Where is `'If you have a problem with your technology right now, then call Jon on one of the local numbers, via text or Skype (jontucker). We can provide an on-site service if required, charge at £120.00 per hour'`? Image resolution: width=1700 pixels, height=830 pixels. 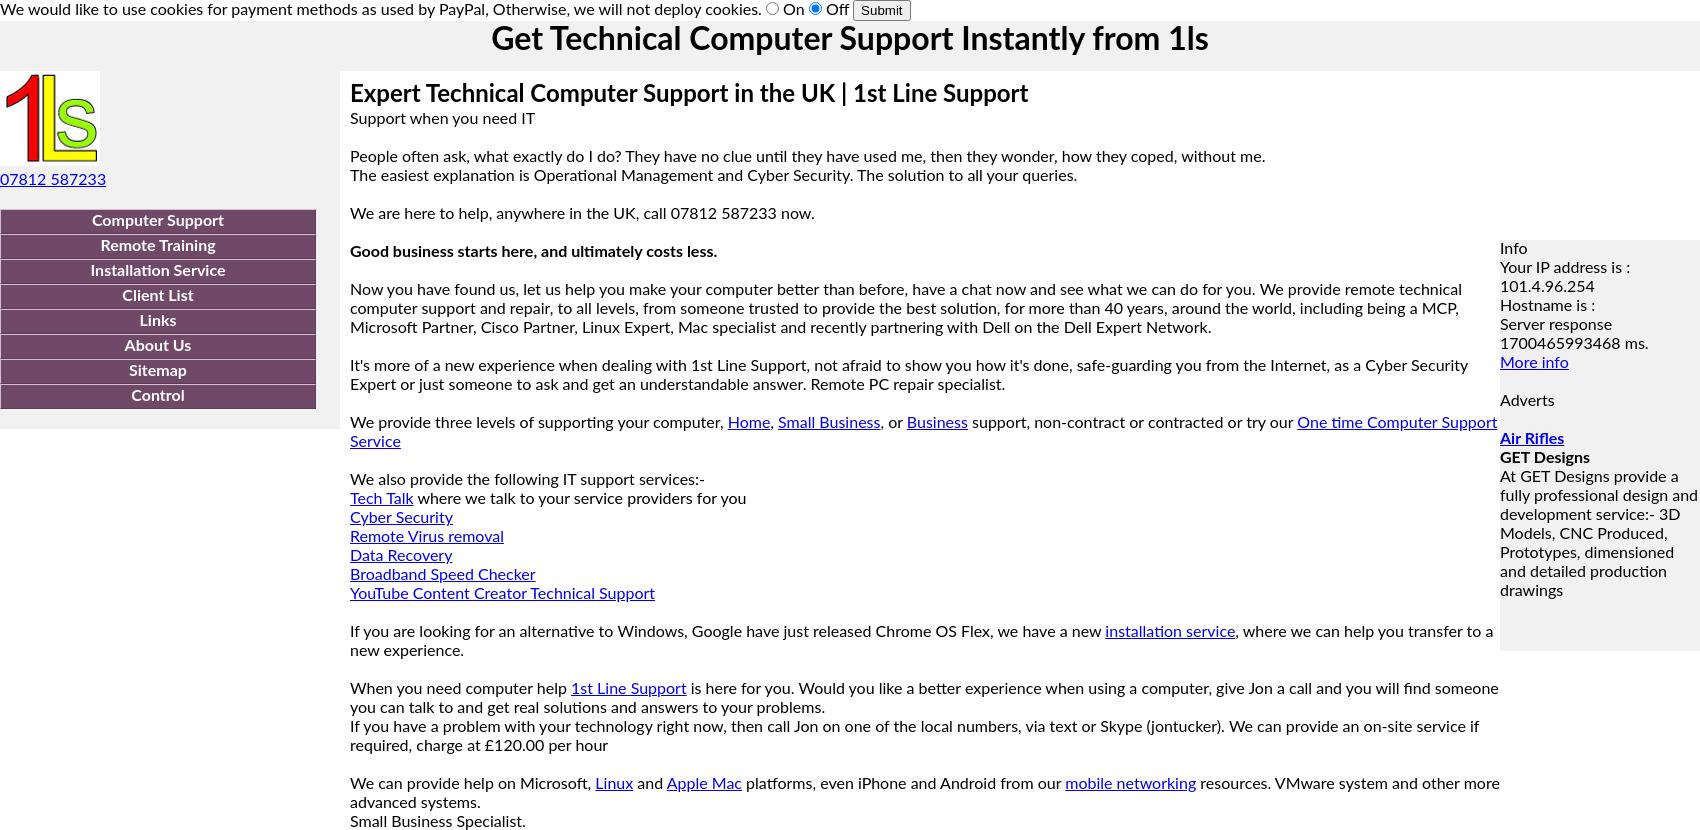
'If you have a problem with your technology right now, then call Jon on one of the local numbers, via text or Skype (jontucker). We can provide an on-site service if required, charge at £120.00 per hour' is located at coordinates (914, 735).